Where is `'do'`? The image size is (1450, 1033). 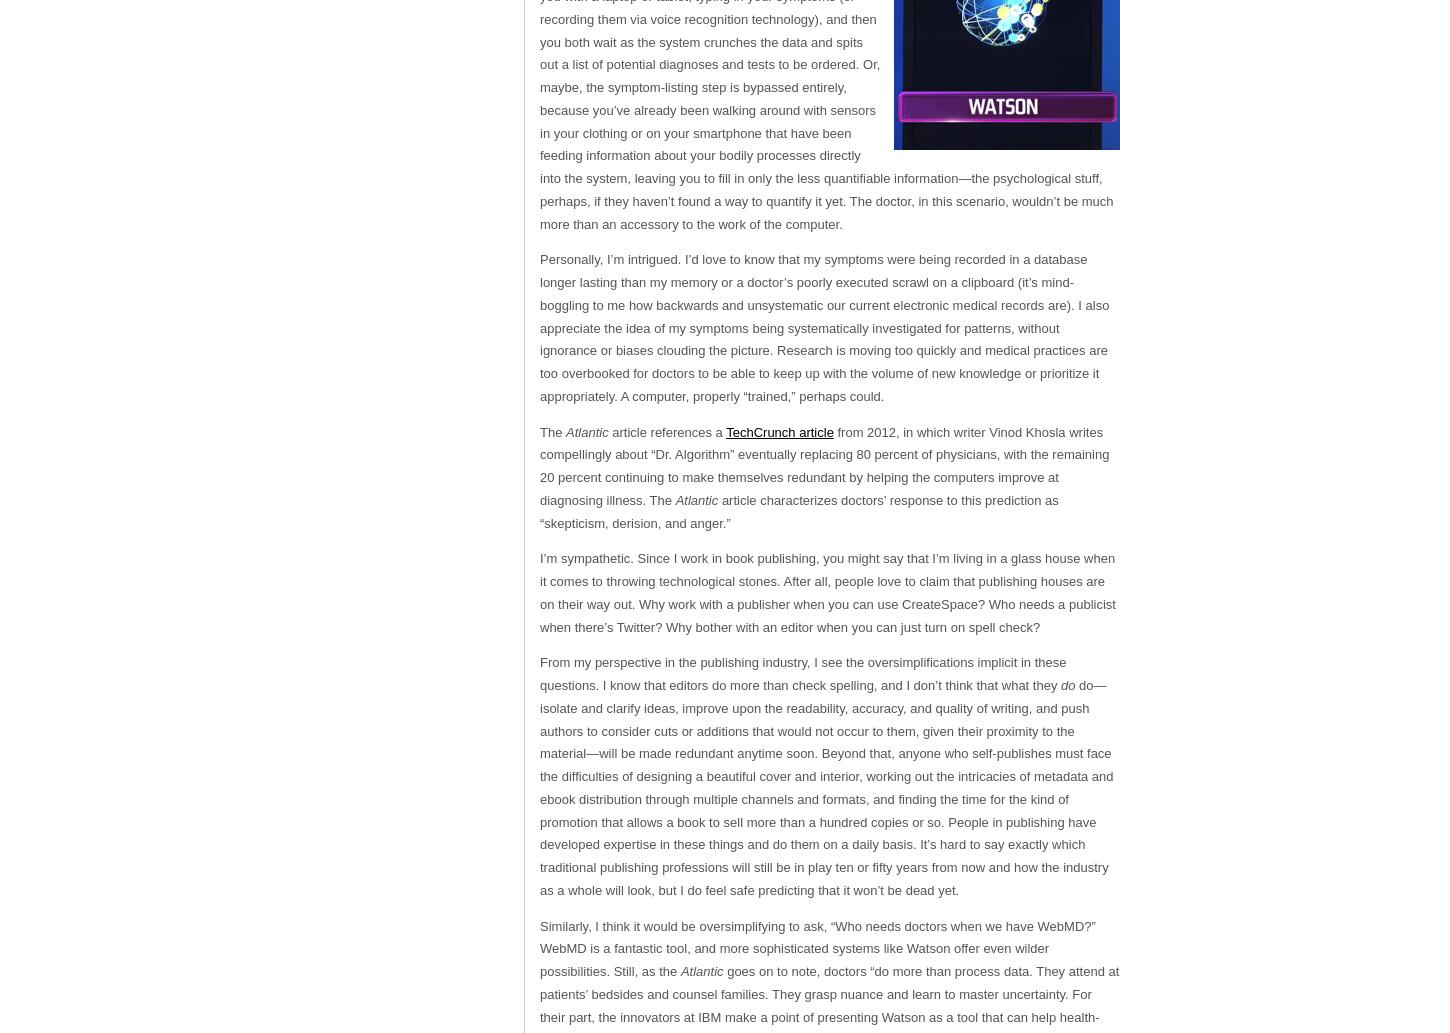 'do' is located at coordinates (1069, 684).